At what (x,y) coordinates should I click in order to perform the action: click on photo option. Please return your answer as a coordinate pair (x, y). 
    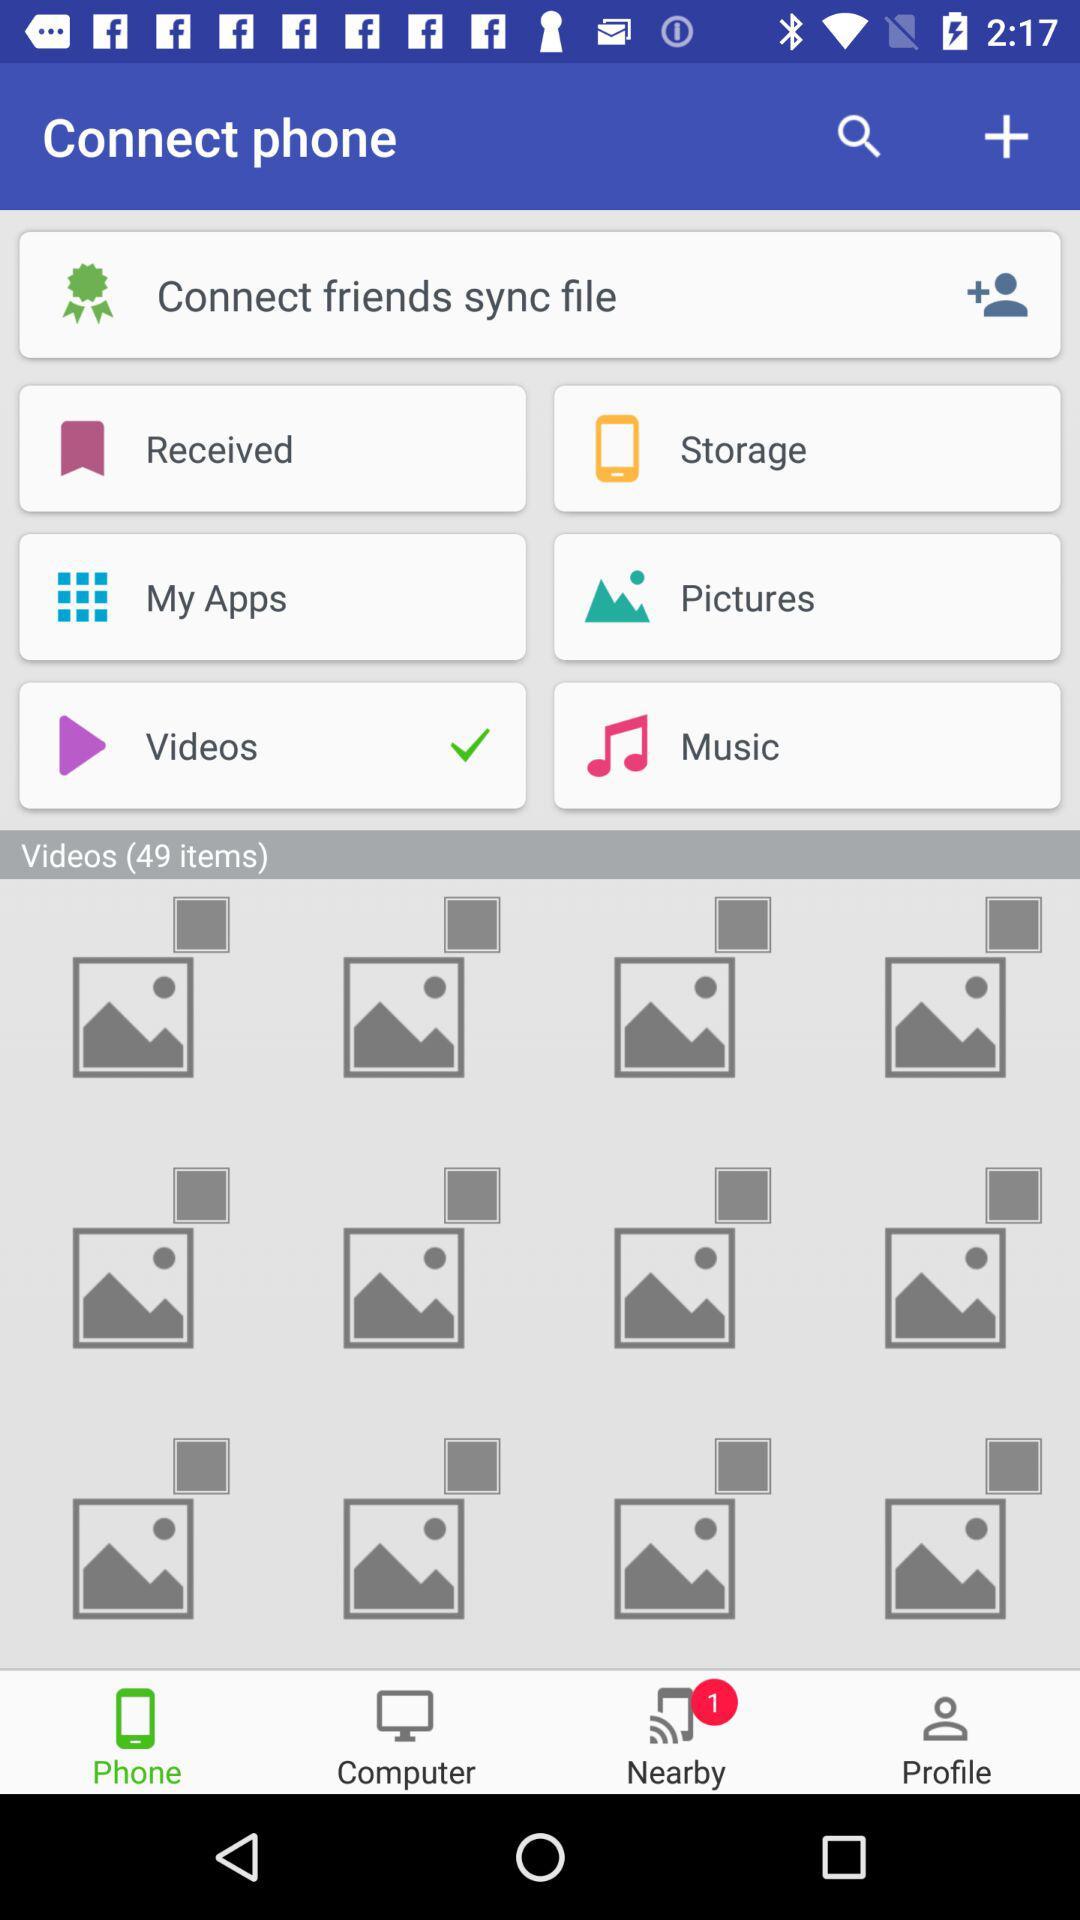
    Looking at the image, I should click on (1031, 1195).